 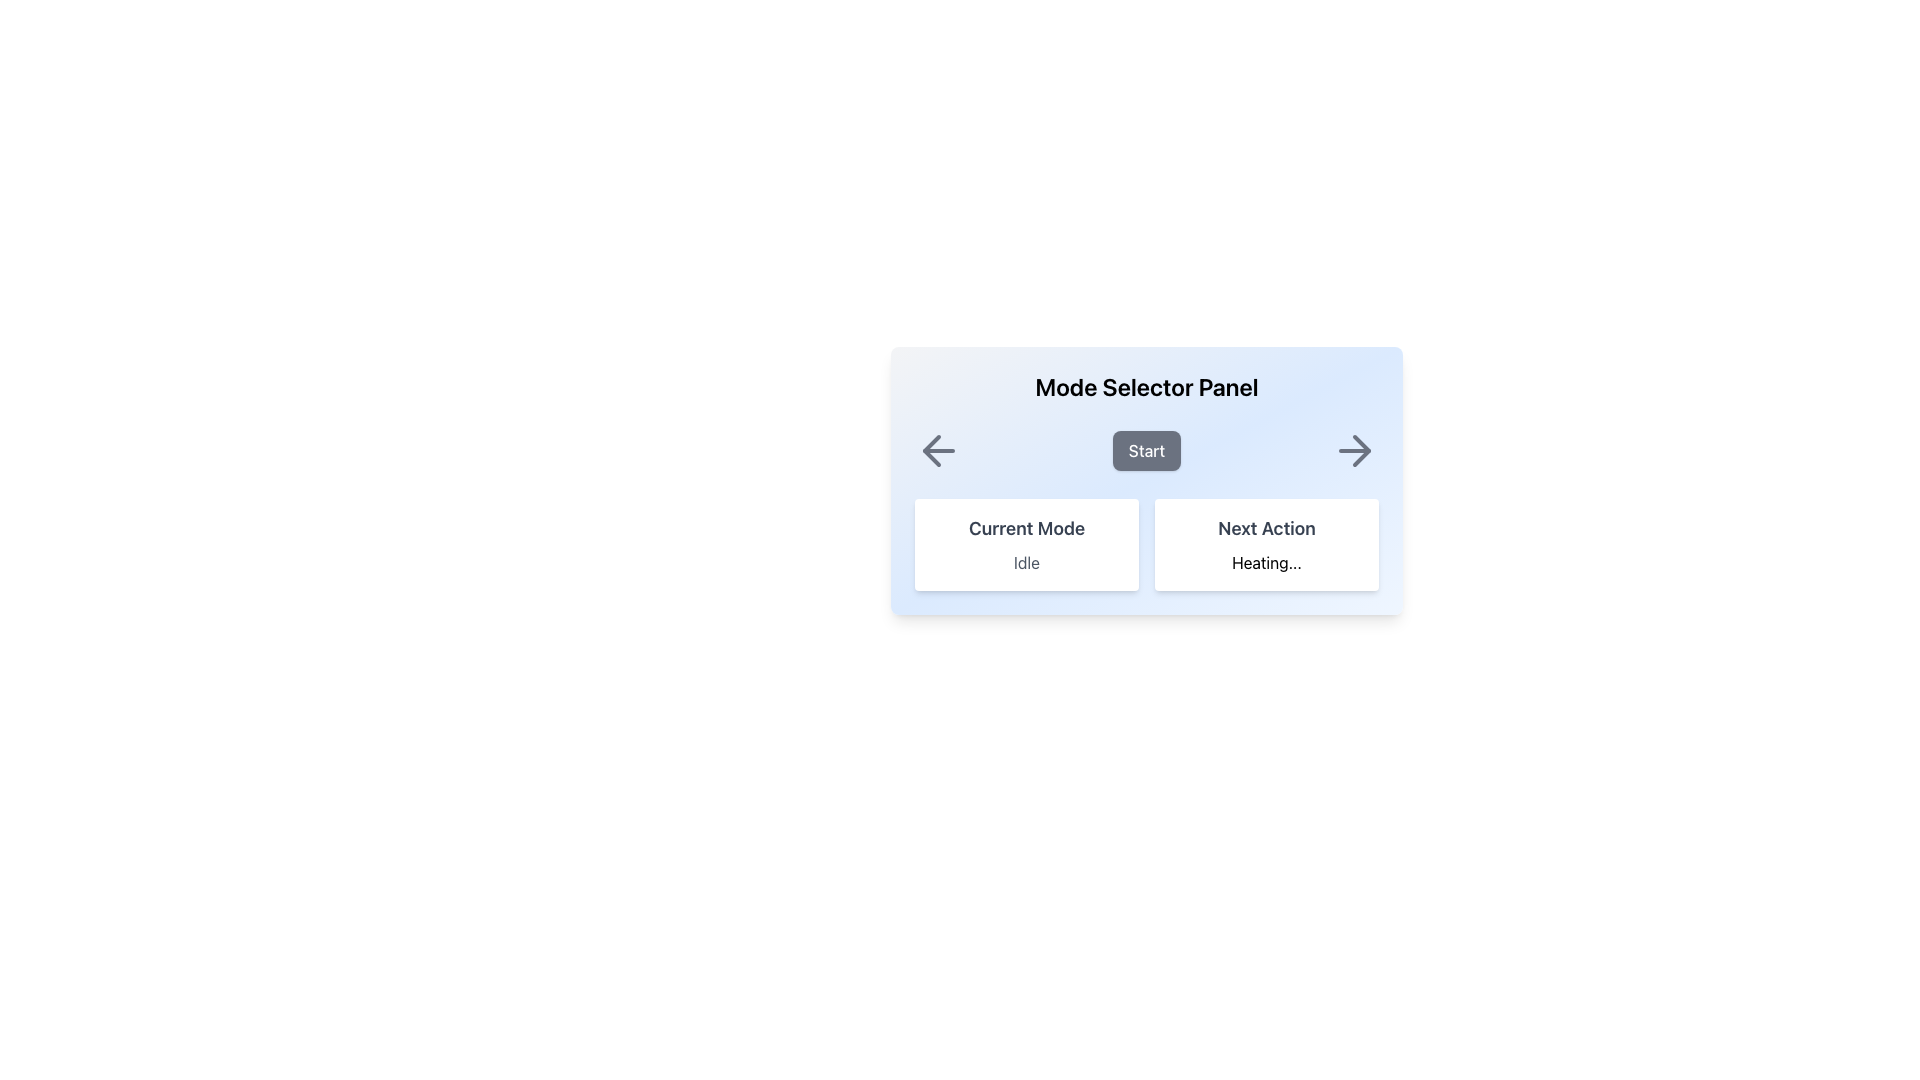 I want to click on the text label indicating the system's upcoming action or status, labeled 'Heating...', which is located below the 'Next Action' label in the panel layout, so click(x=1266, y=563).